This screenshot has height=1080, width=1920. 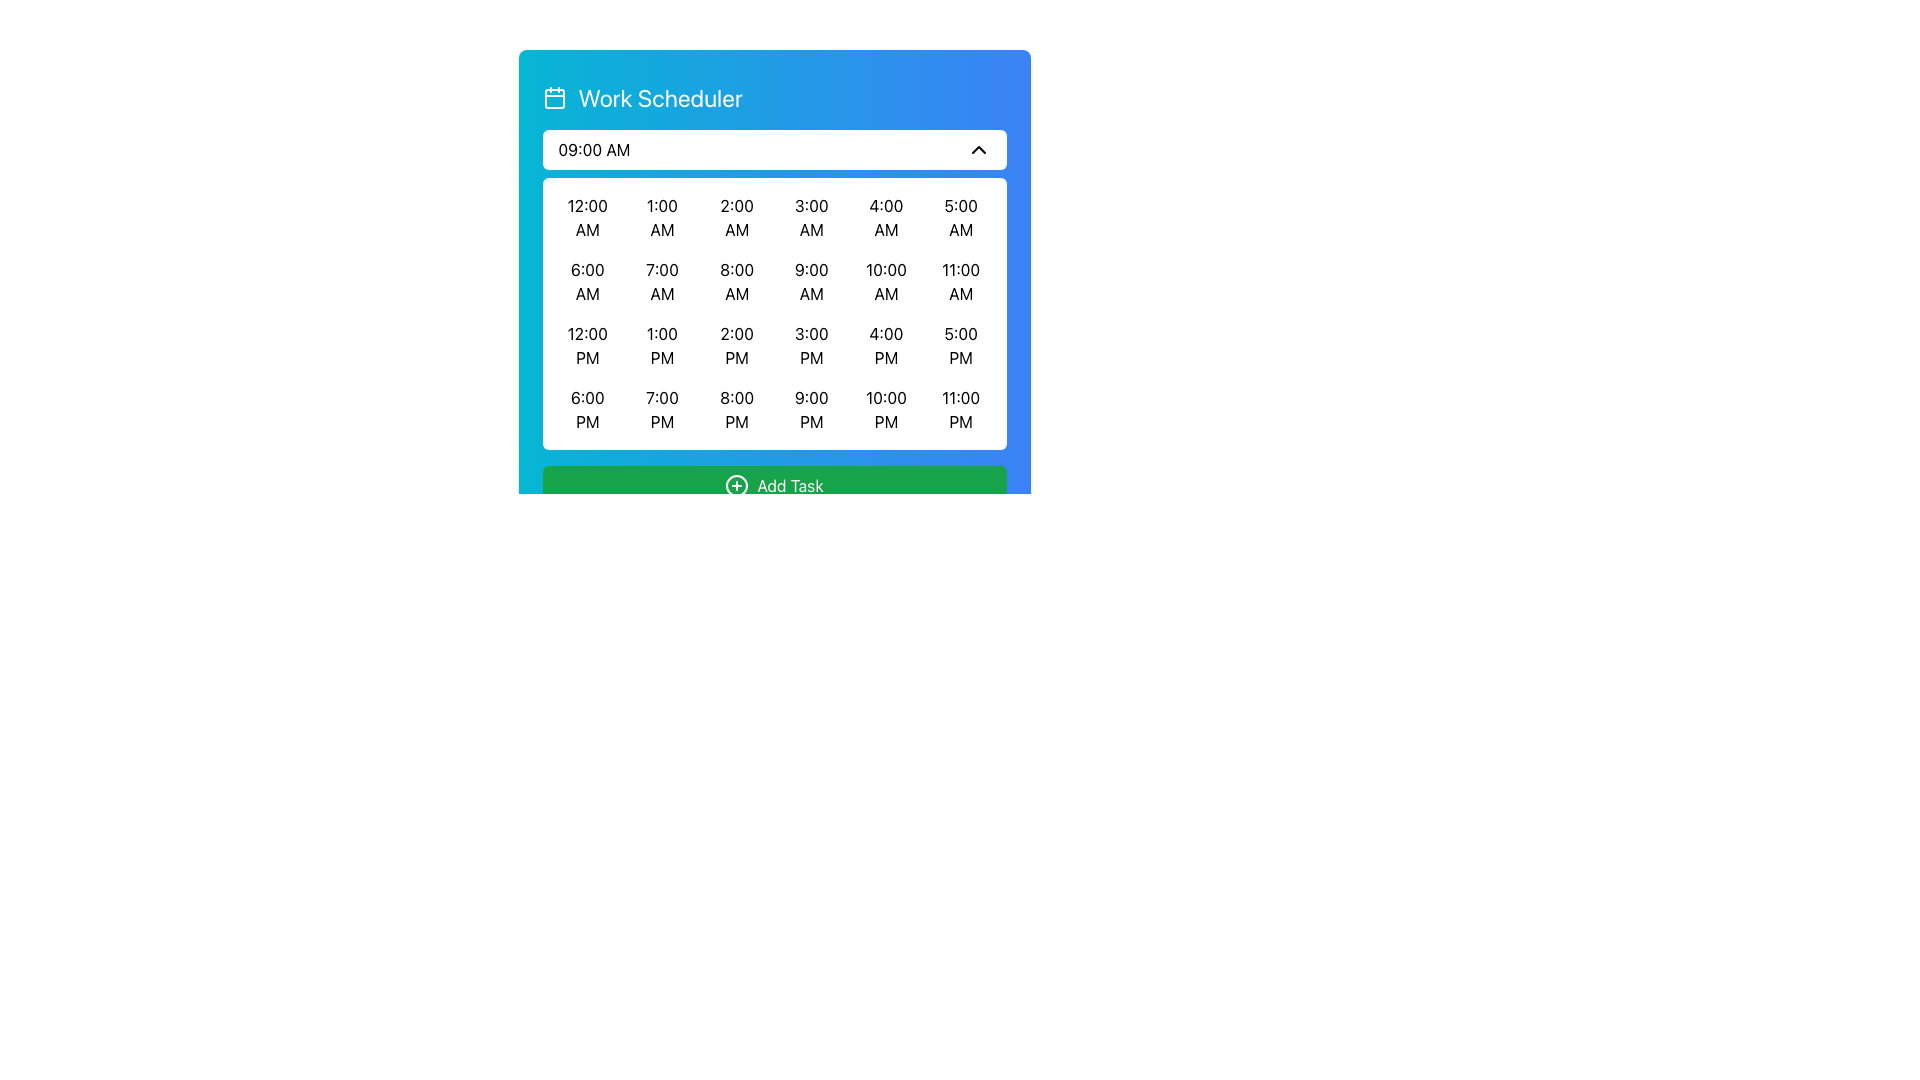 I want to click on the interactive text label in the sixth column of the fourth row under the 'Work Scheduler' heading, so click(x=885, y=408).